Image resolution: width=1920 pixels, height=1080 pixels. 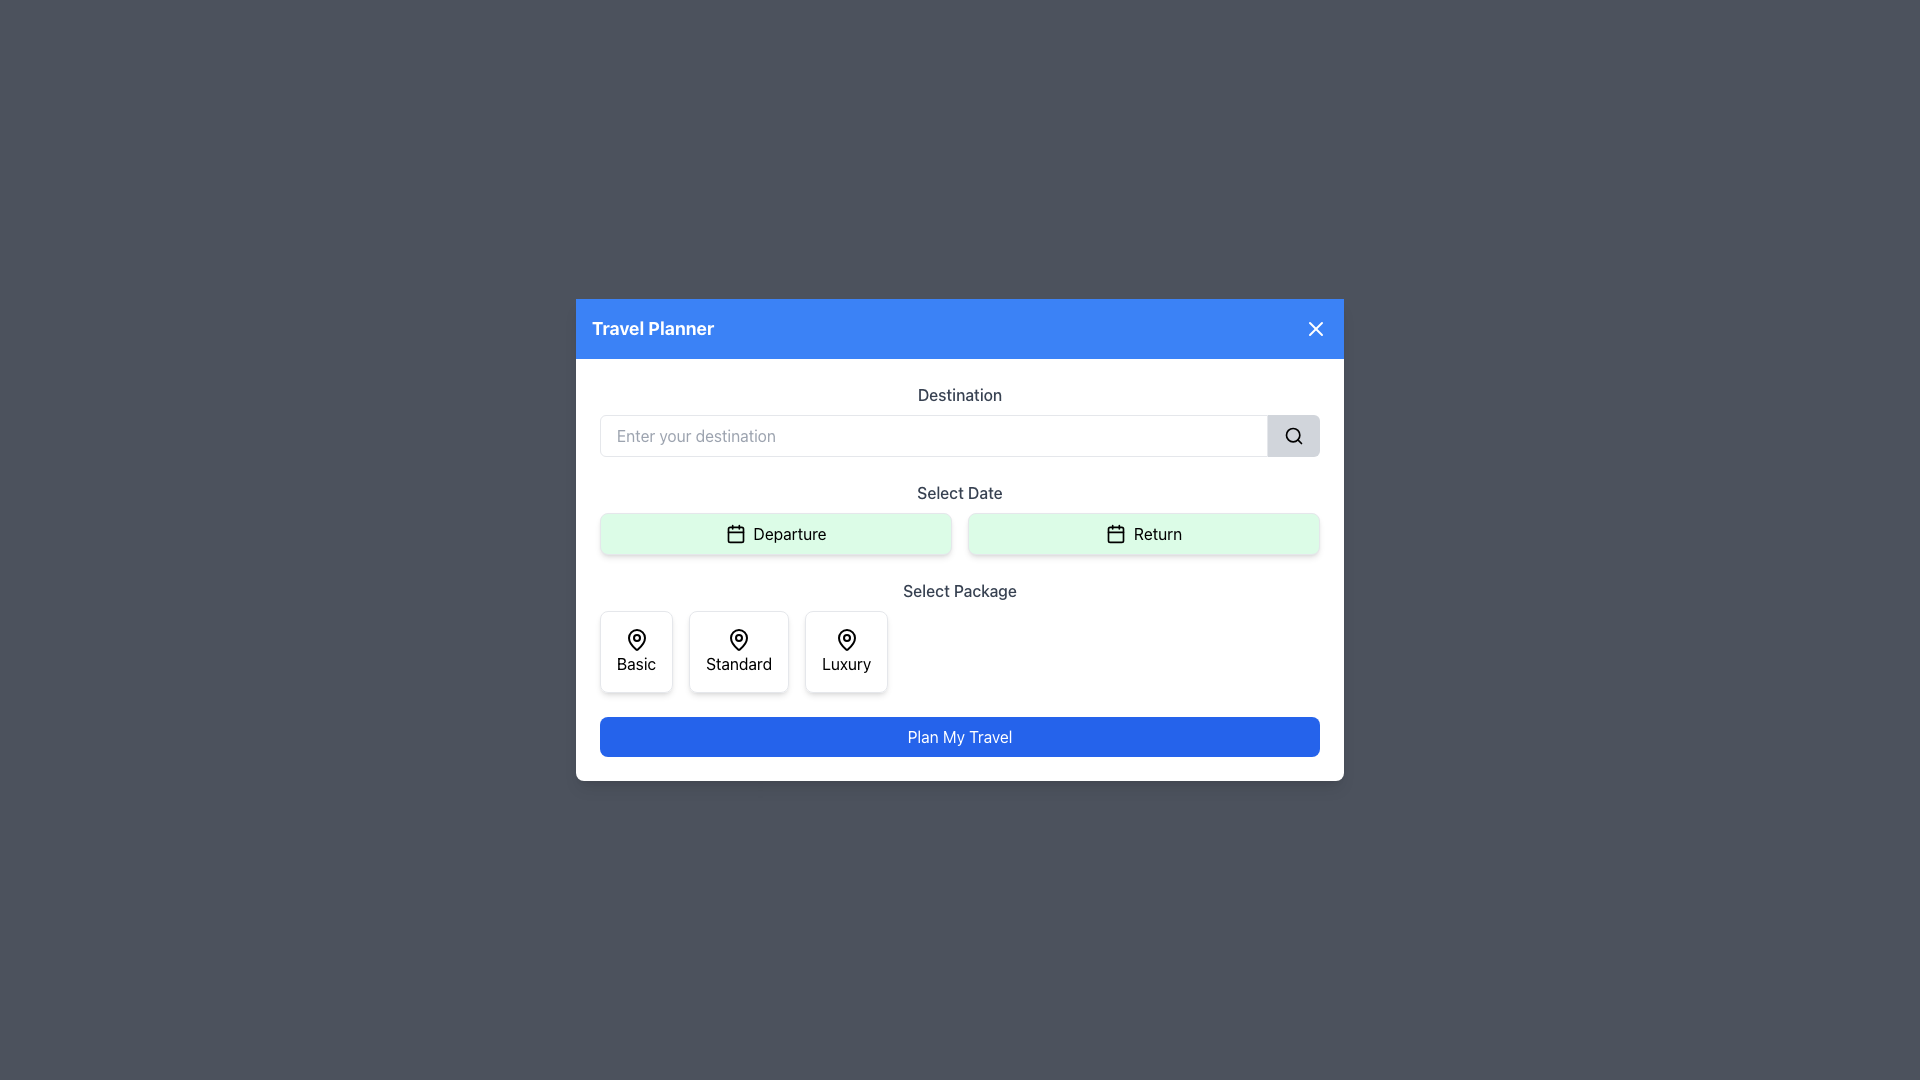 What do you see at coordinates (738, 663) in the screenshot?
I see `the 'Standard' package option label in the 'Select Package' section` at bounding box center [738, 663].